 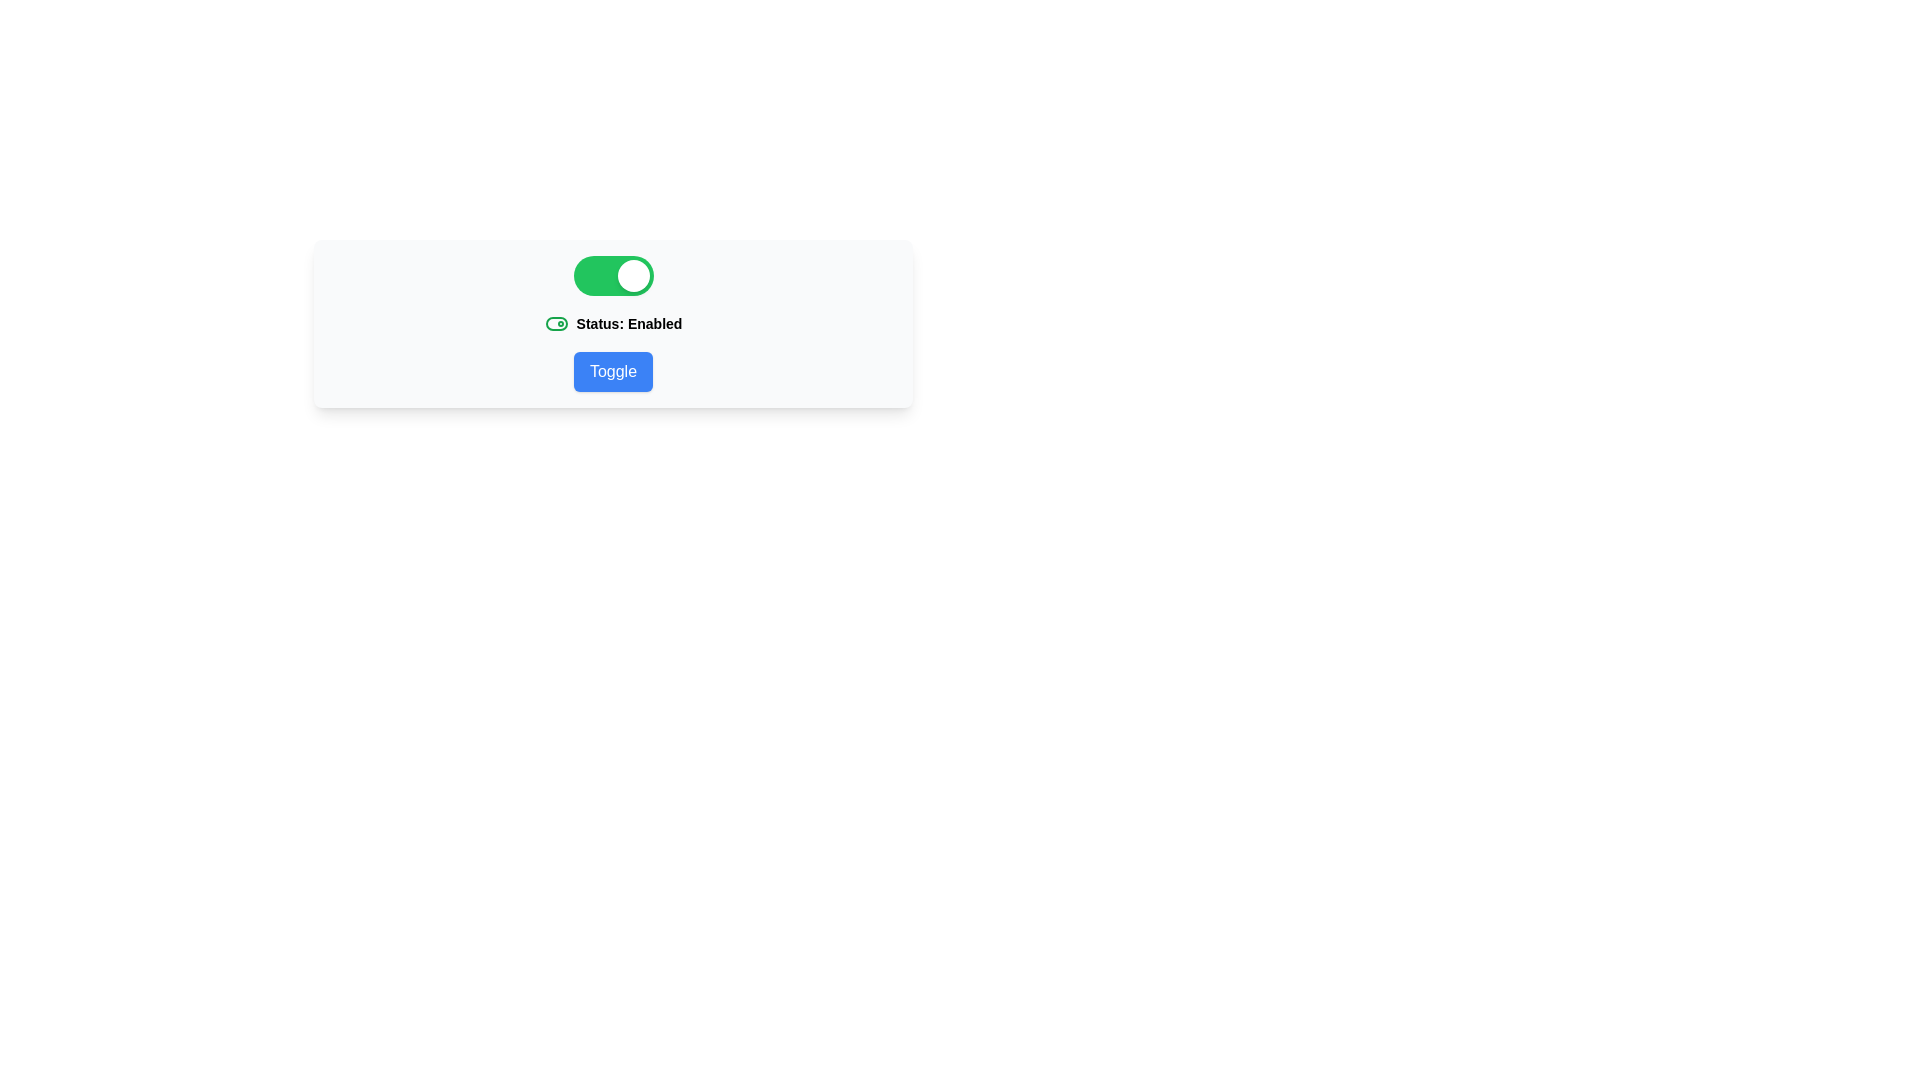 I want to click on the slider to toggle the switch, so click(x=612, y=276).